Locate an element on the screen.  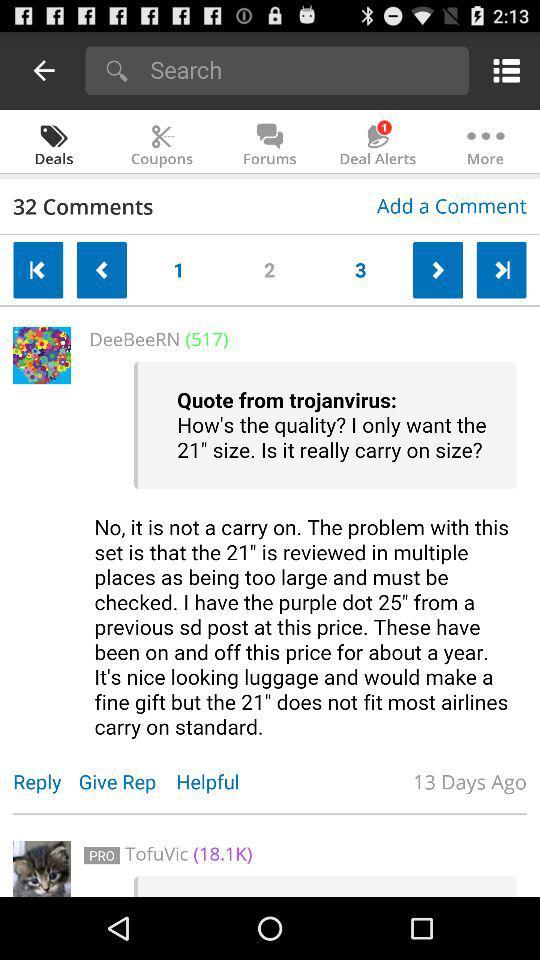
the icon which is right to the icon deal alerts is located at coordinates (485, 142).